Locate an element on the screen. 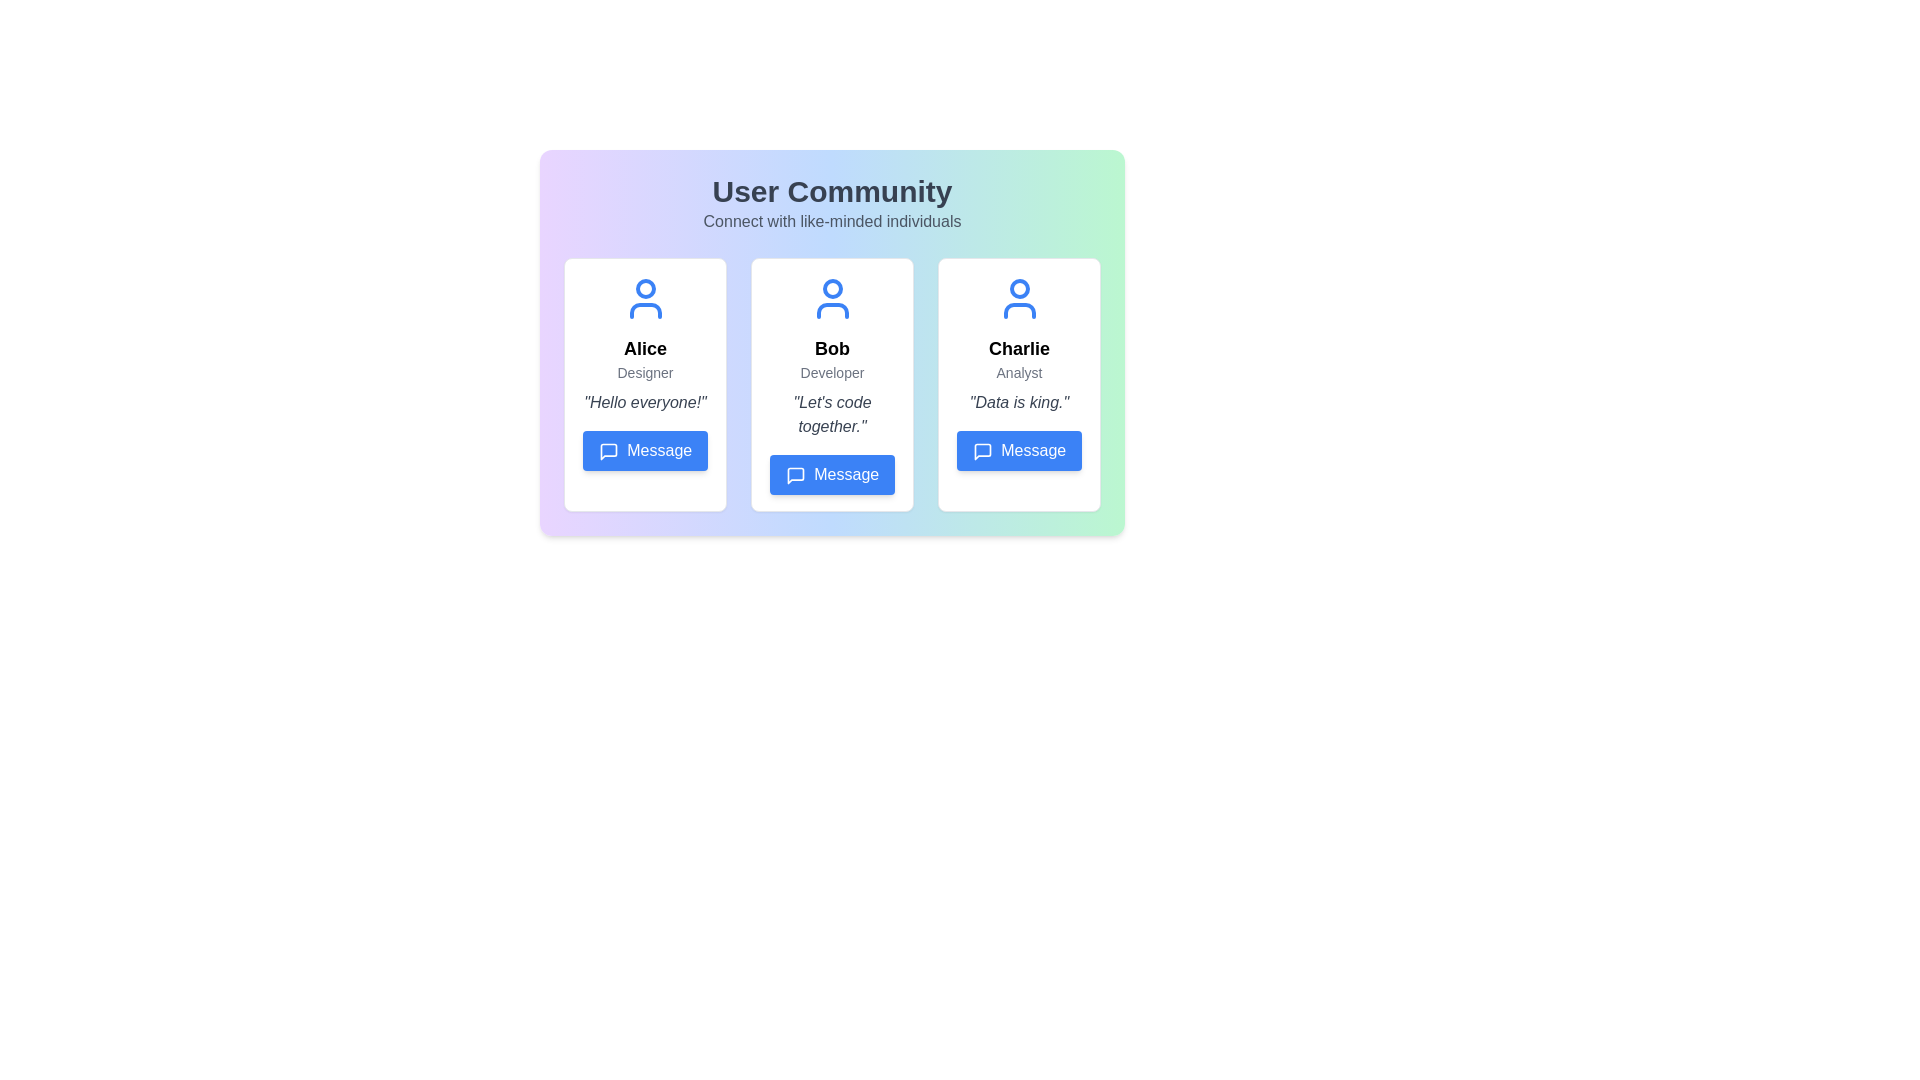 This screenshot has height=1080, width=1920. the message bubble icon located in the 'Message' button component, positioned to the left of the 'Message' text is located at coordinates (794, 475).